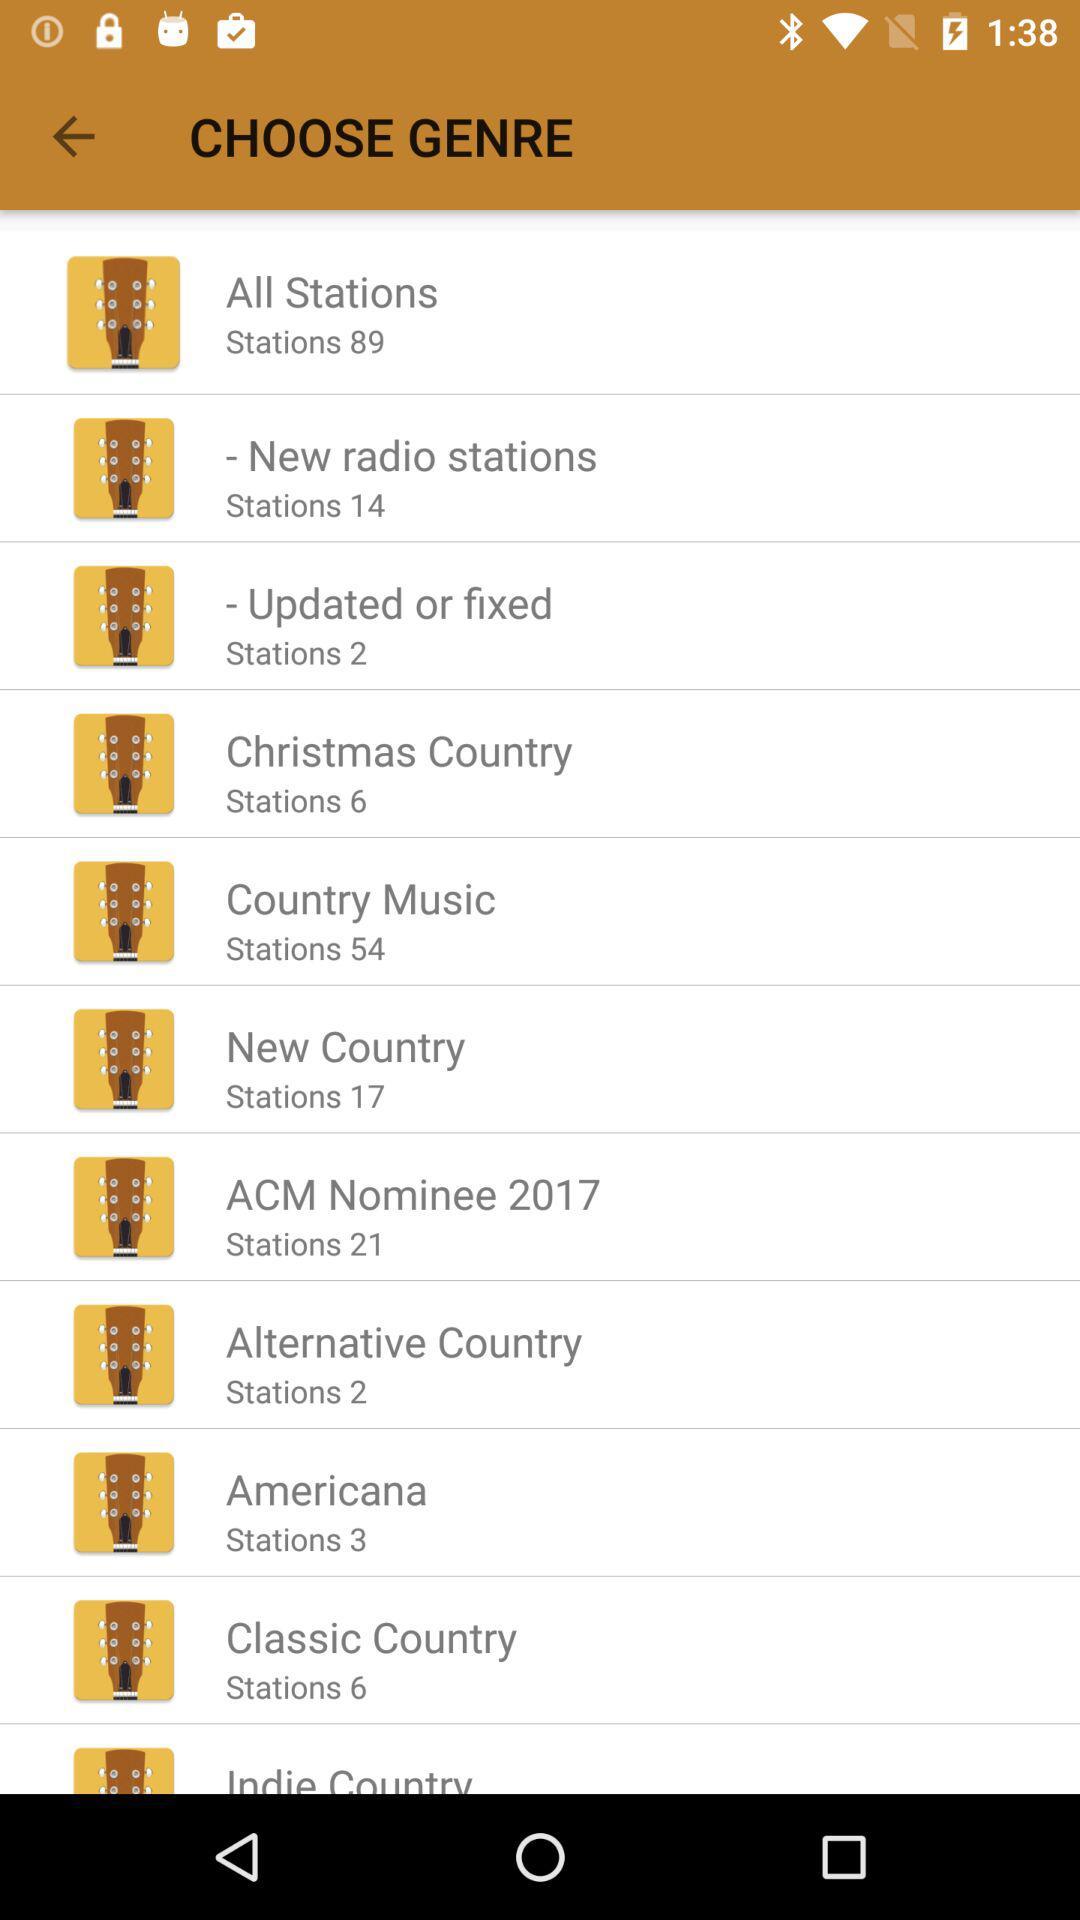 The width and height of the screenshot is (1080, 1920). What do you see at coordinates (344, 1044) in the screenshot?
I see `new country app` at bounding box center [344, 1044].